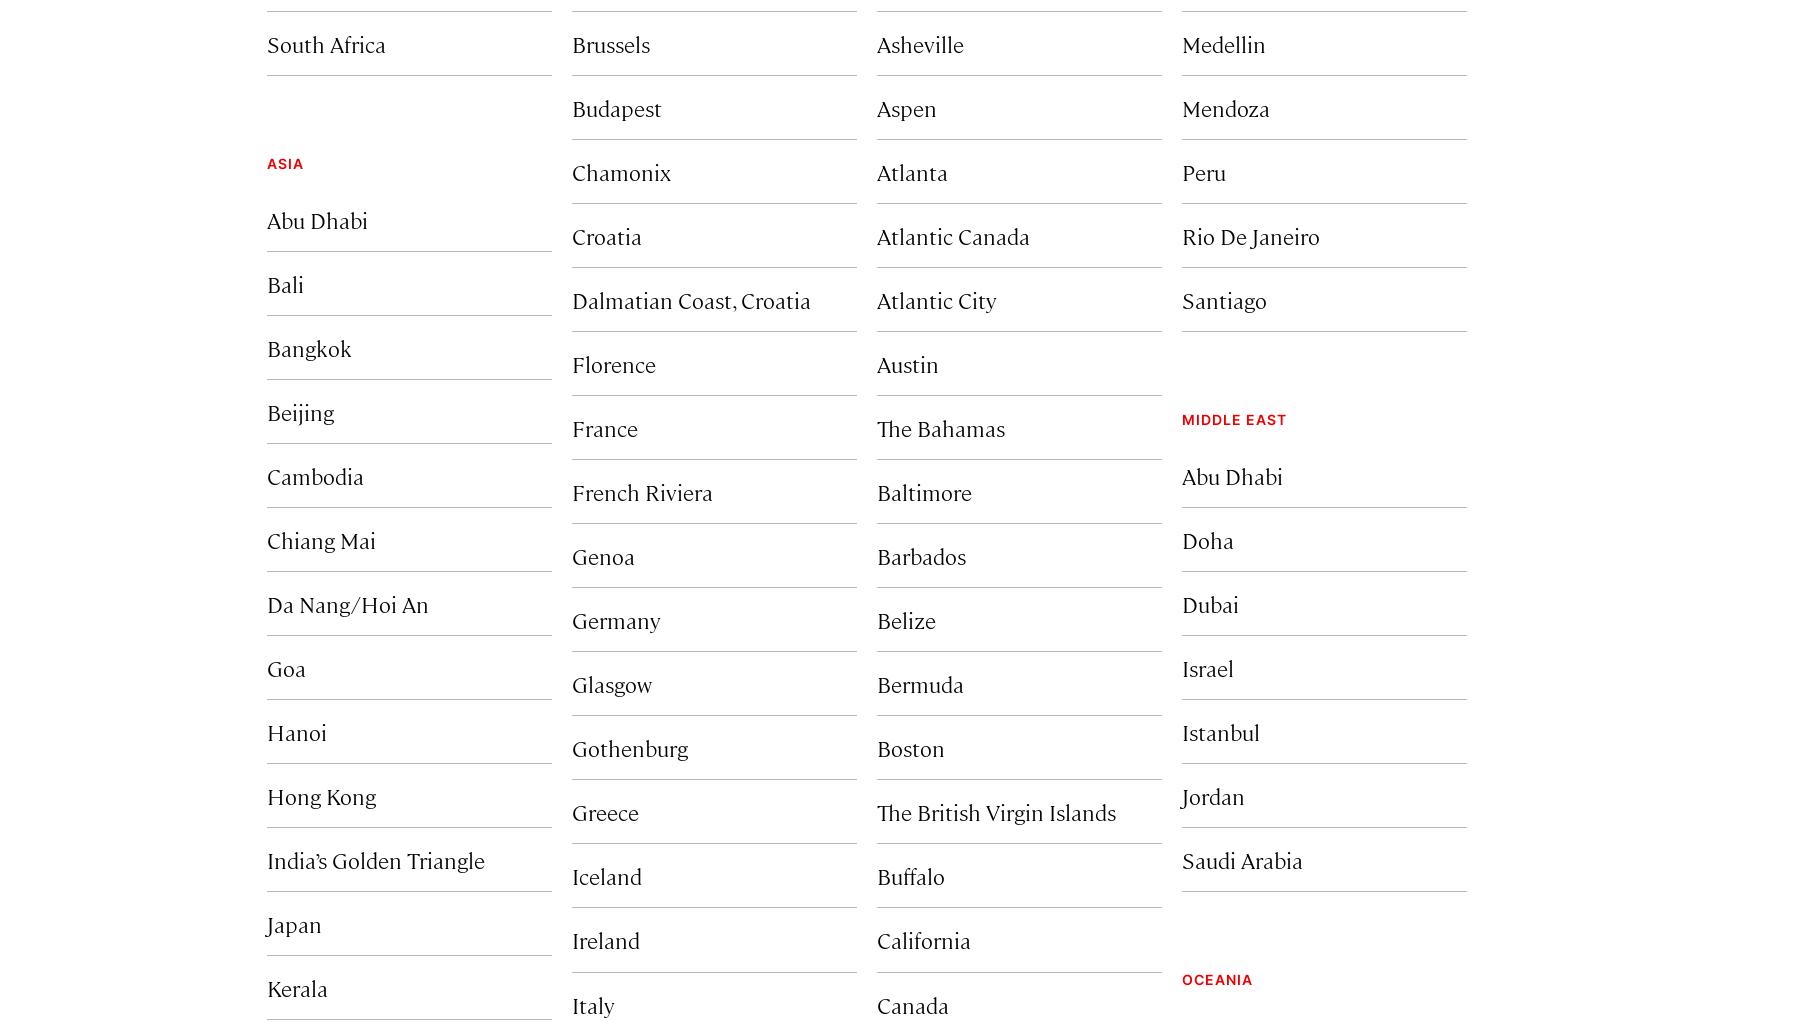  What do you see at coordinates (615, 618) in the screenshot?
I see `'Germany'` at bounding box center [615, 618].